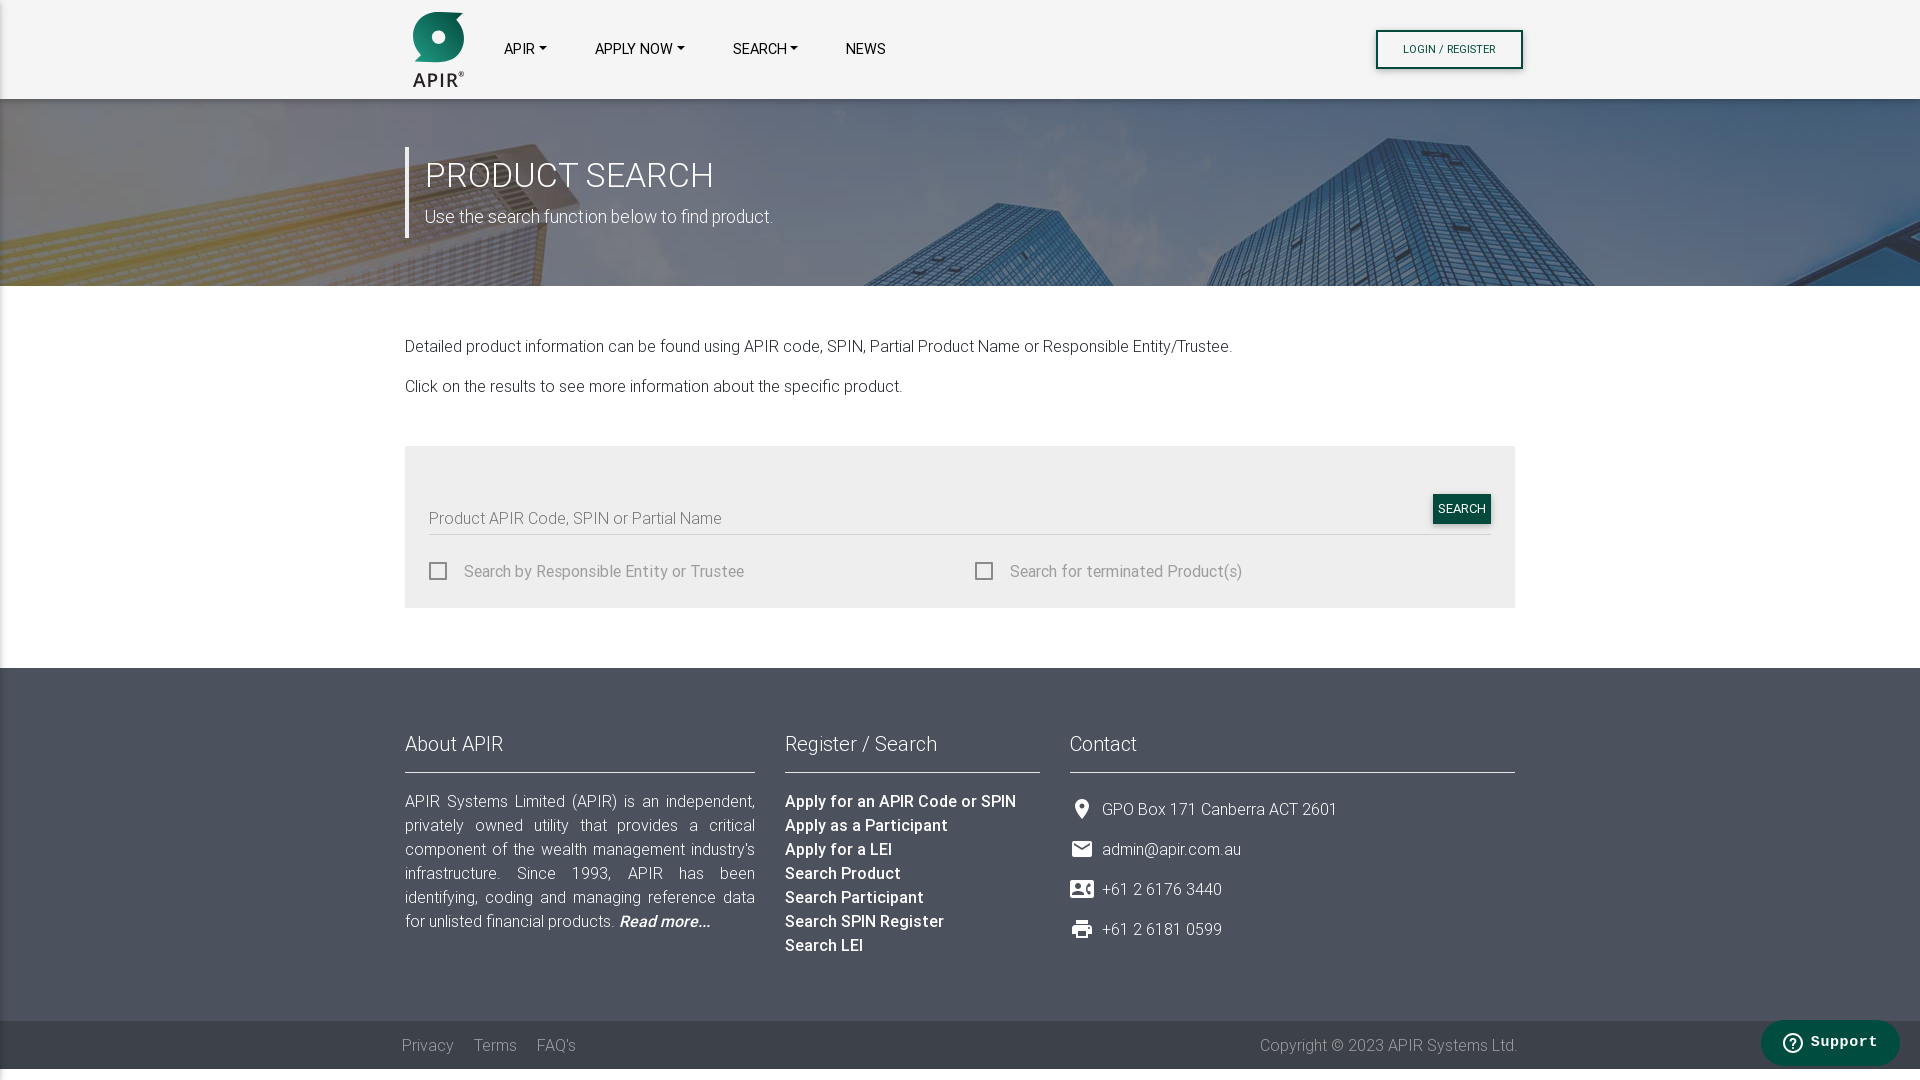  I want to click on 'Apply for an APIR Code or SPIN', so click(911, 800).